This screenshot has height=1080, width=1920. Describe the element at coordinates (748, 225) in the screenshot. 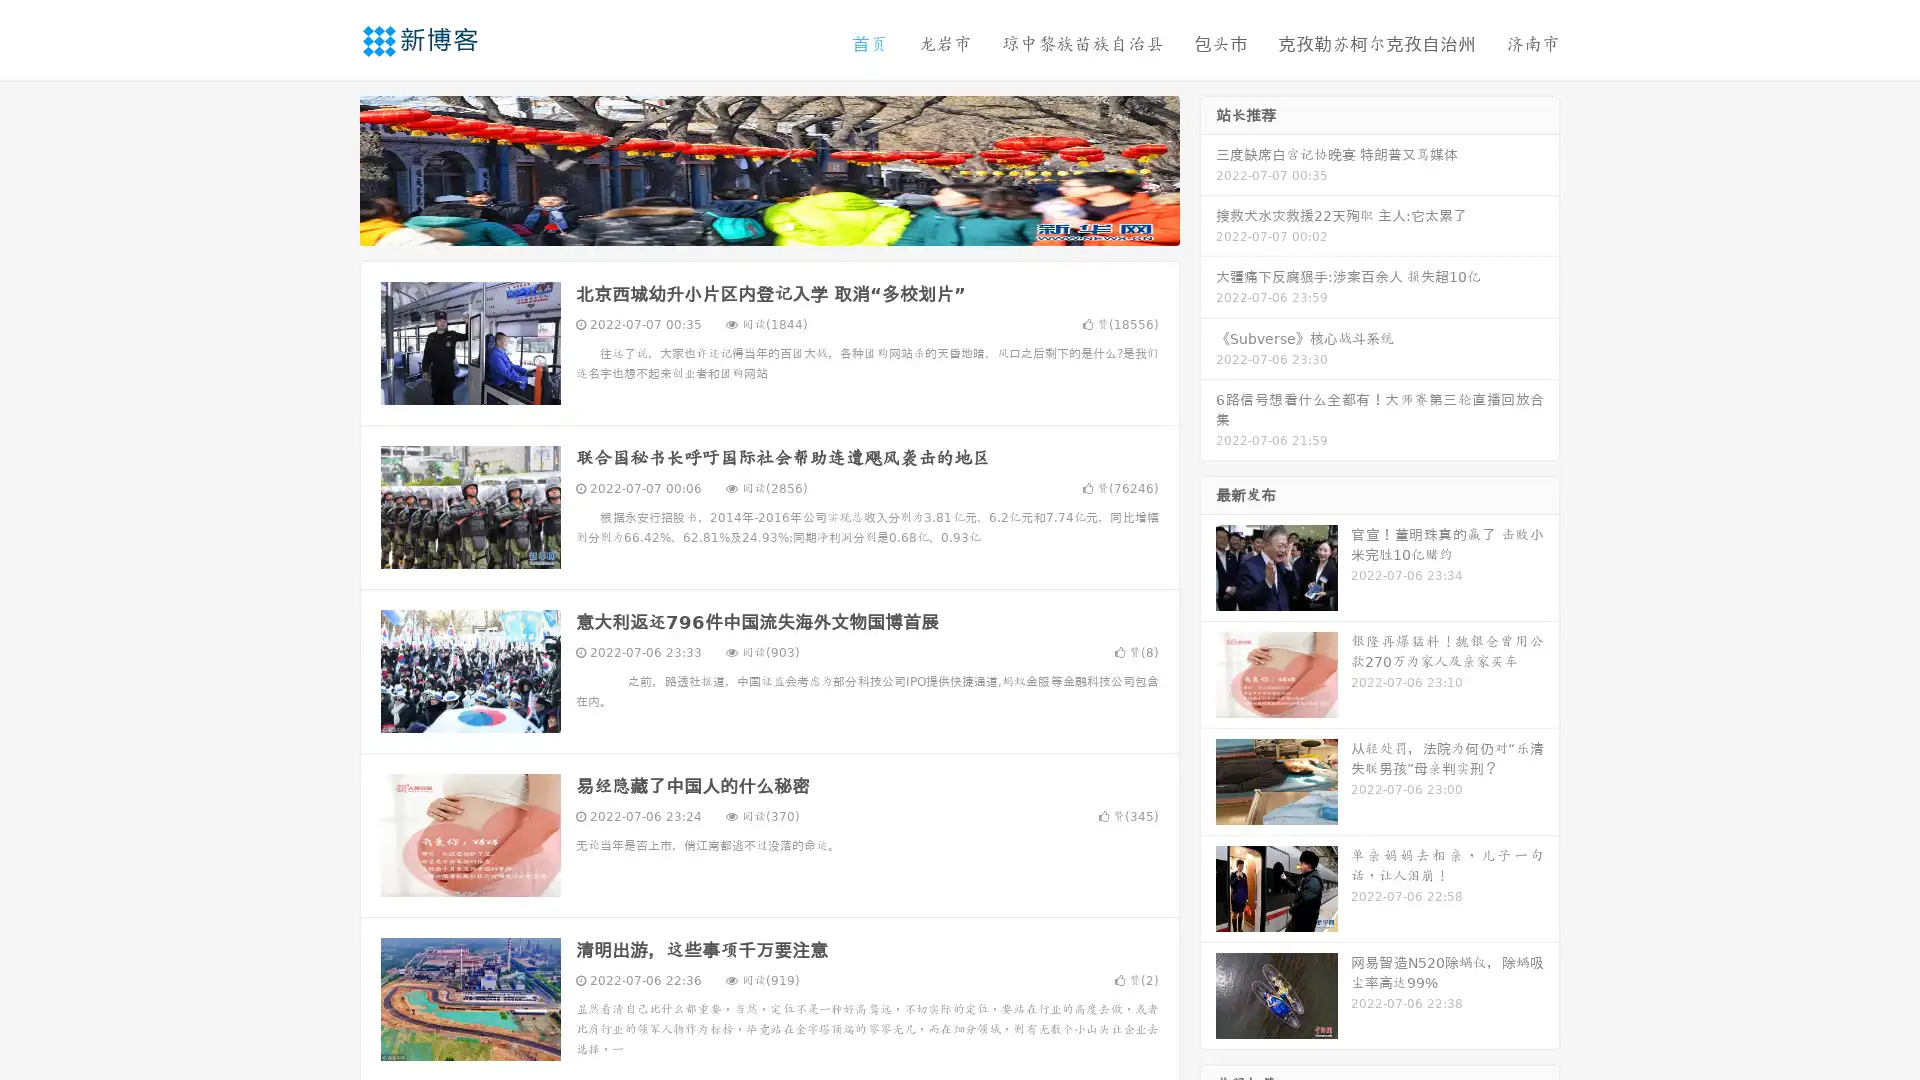

I see `Go to slide 1` at that location.